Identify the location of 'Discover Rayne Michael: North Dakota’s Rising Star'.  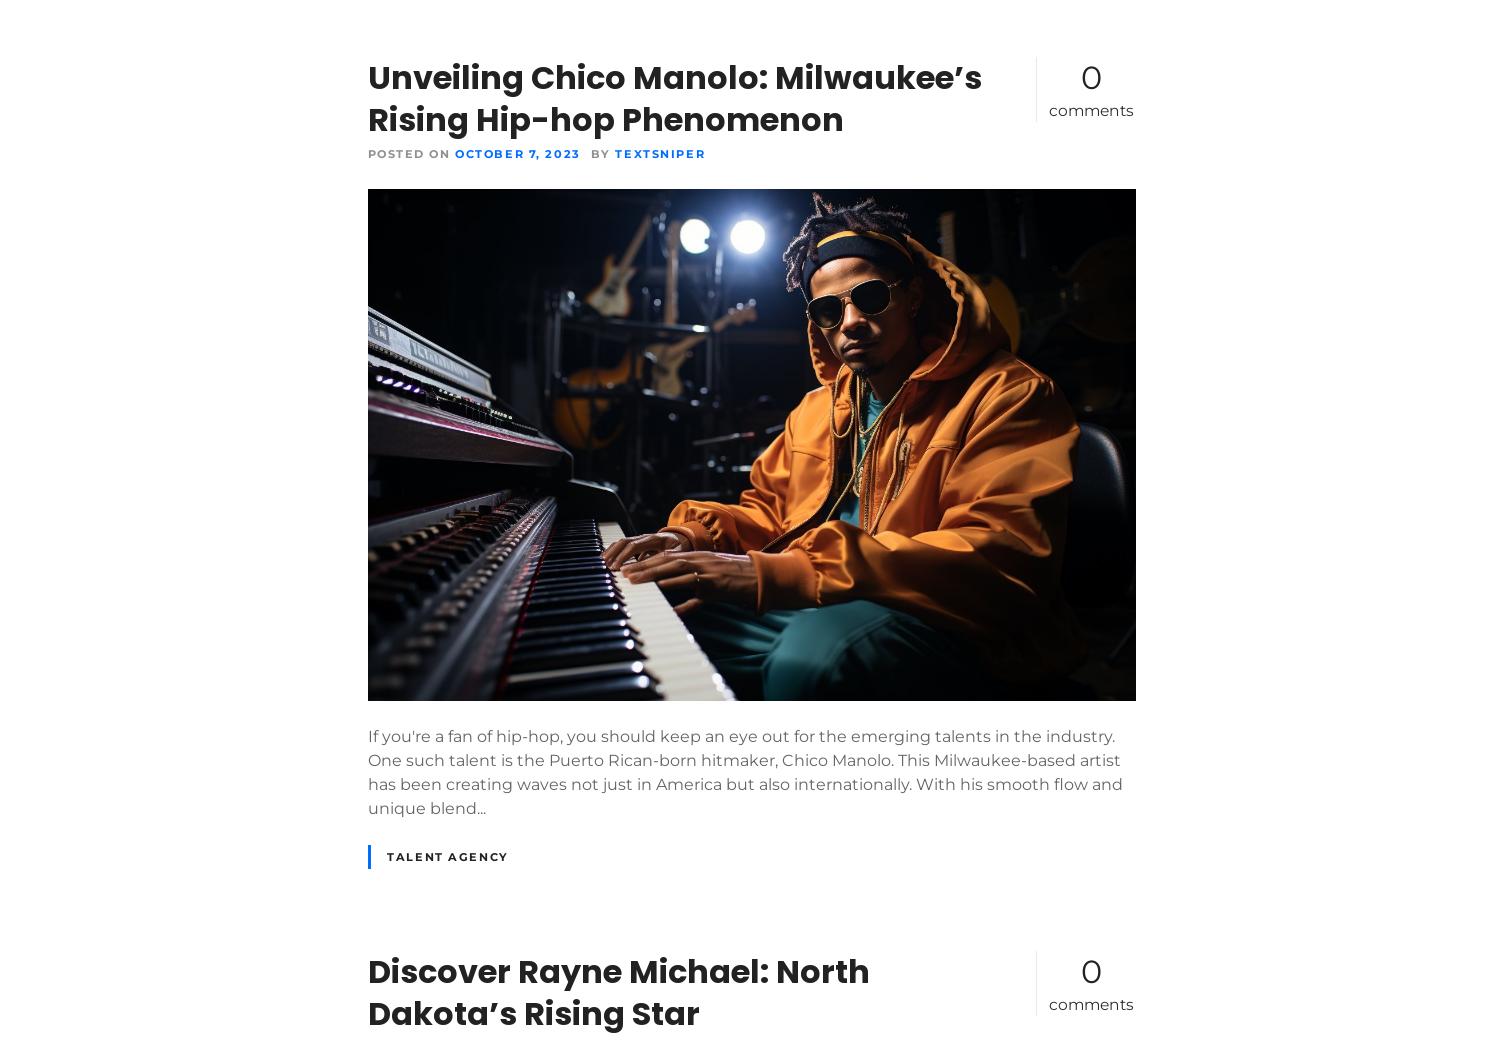
(617, 992).